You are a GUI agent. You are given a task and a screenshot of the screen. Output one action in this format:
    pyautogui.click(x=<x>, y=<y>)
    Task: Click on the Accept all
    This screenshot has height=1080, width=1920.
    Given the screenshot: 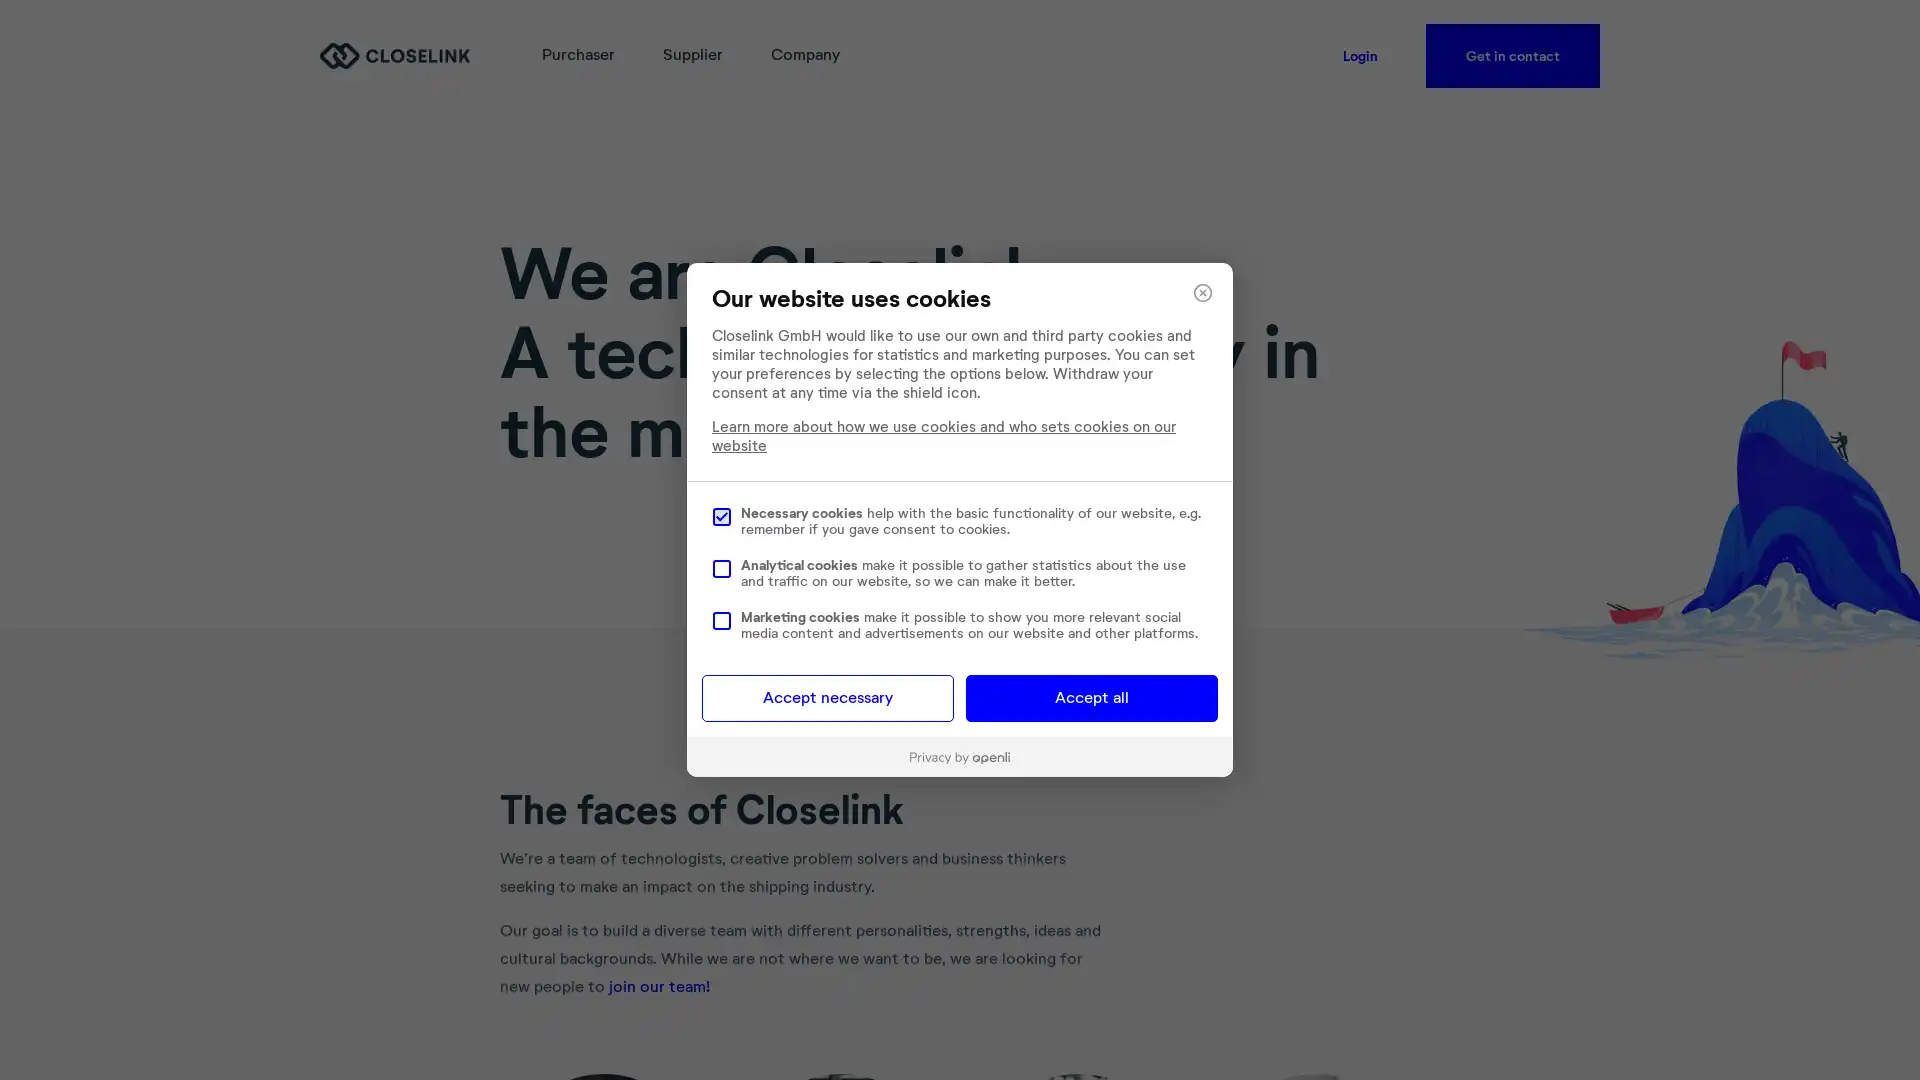 What is the action you would take?
    pyautogui.click(x=1091, y=697)
    